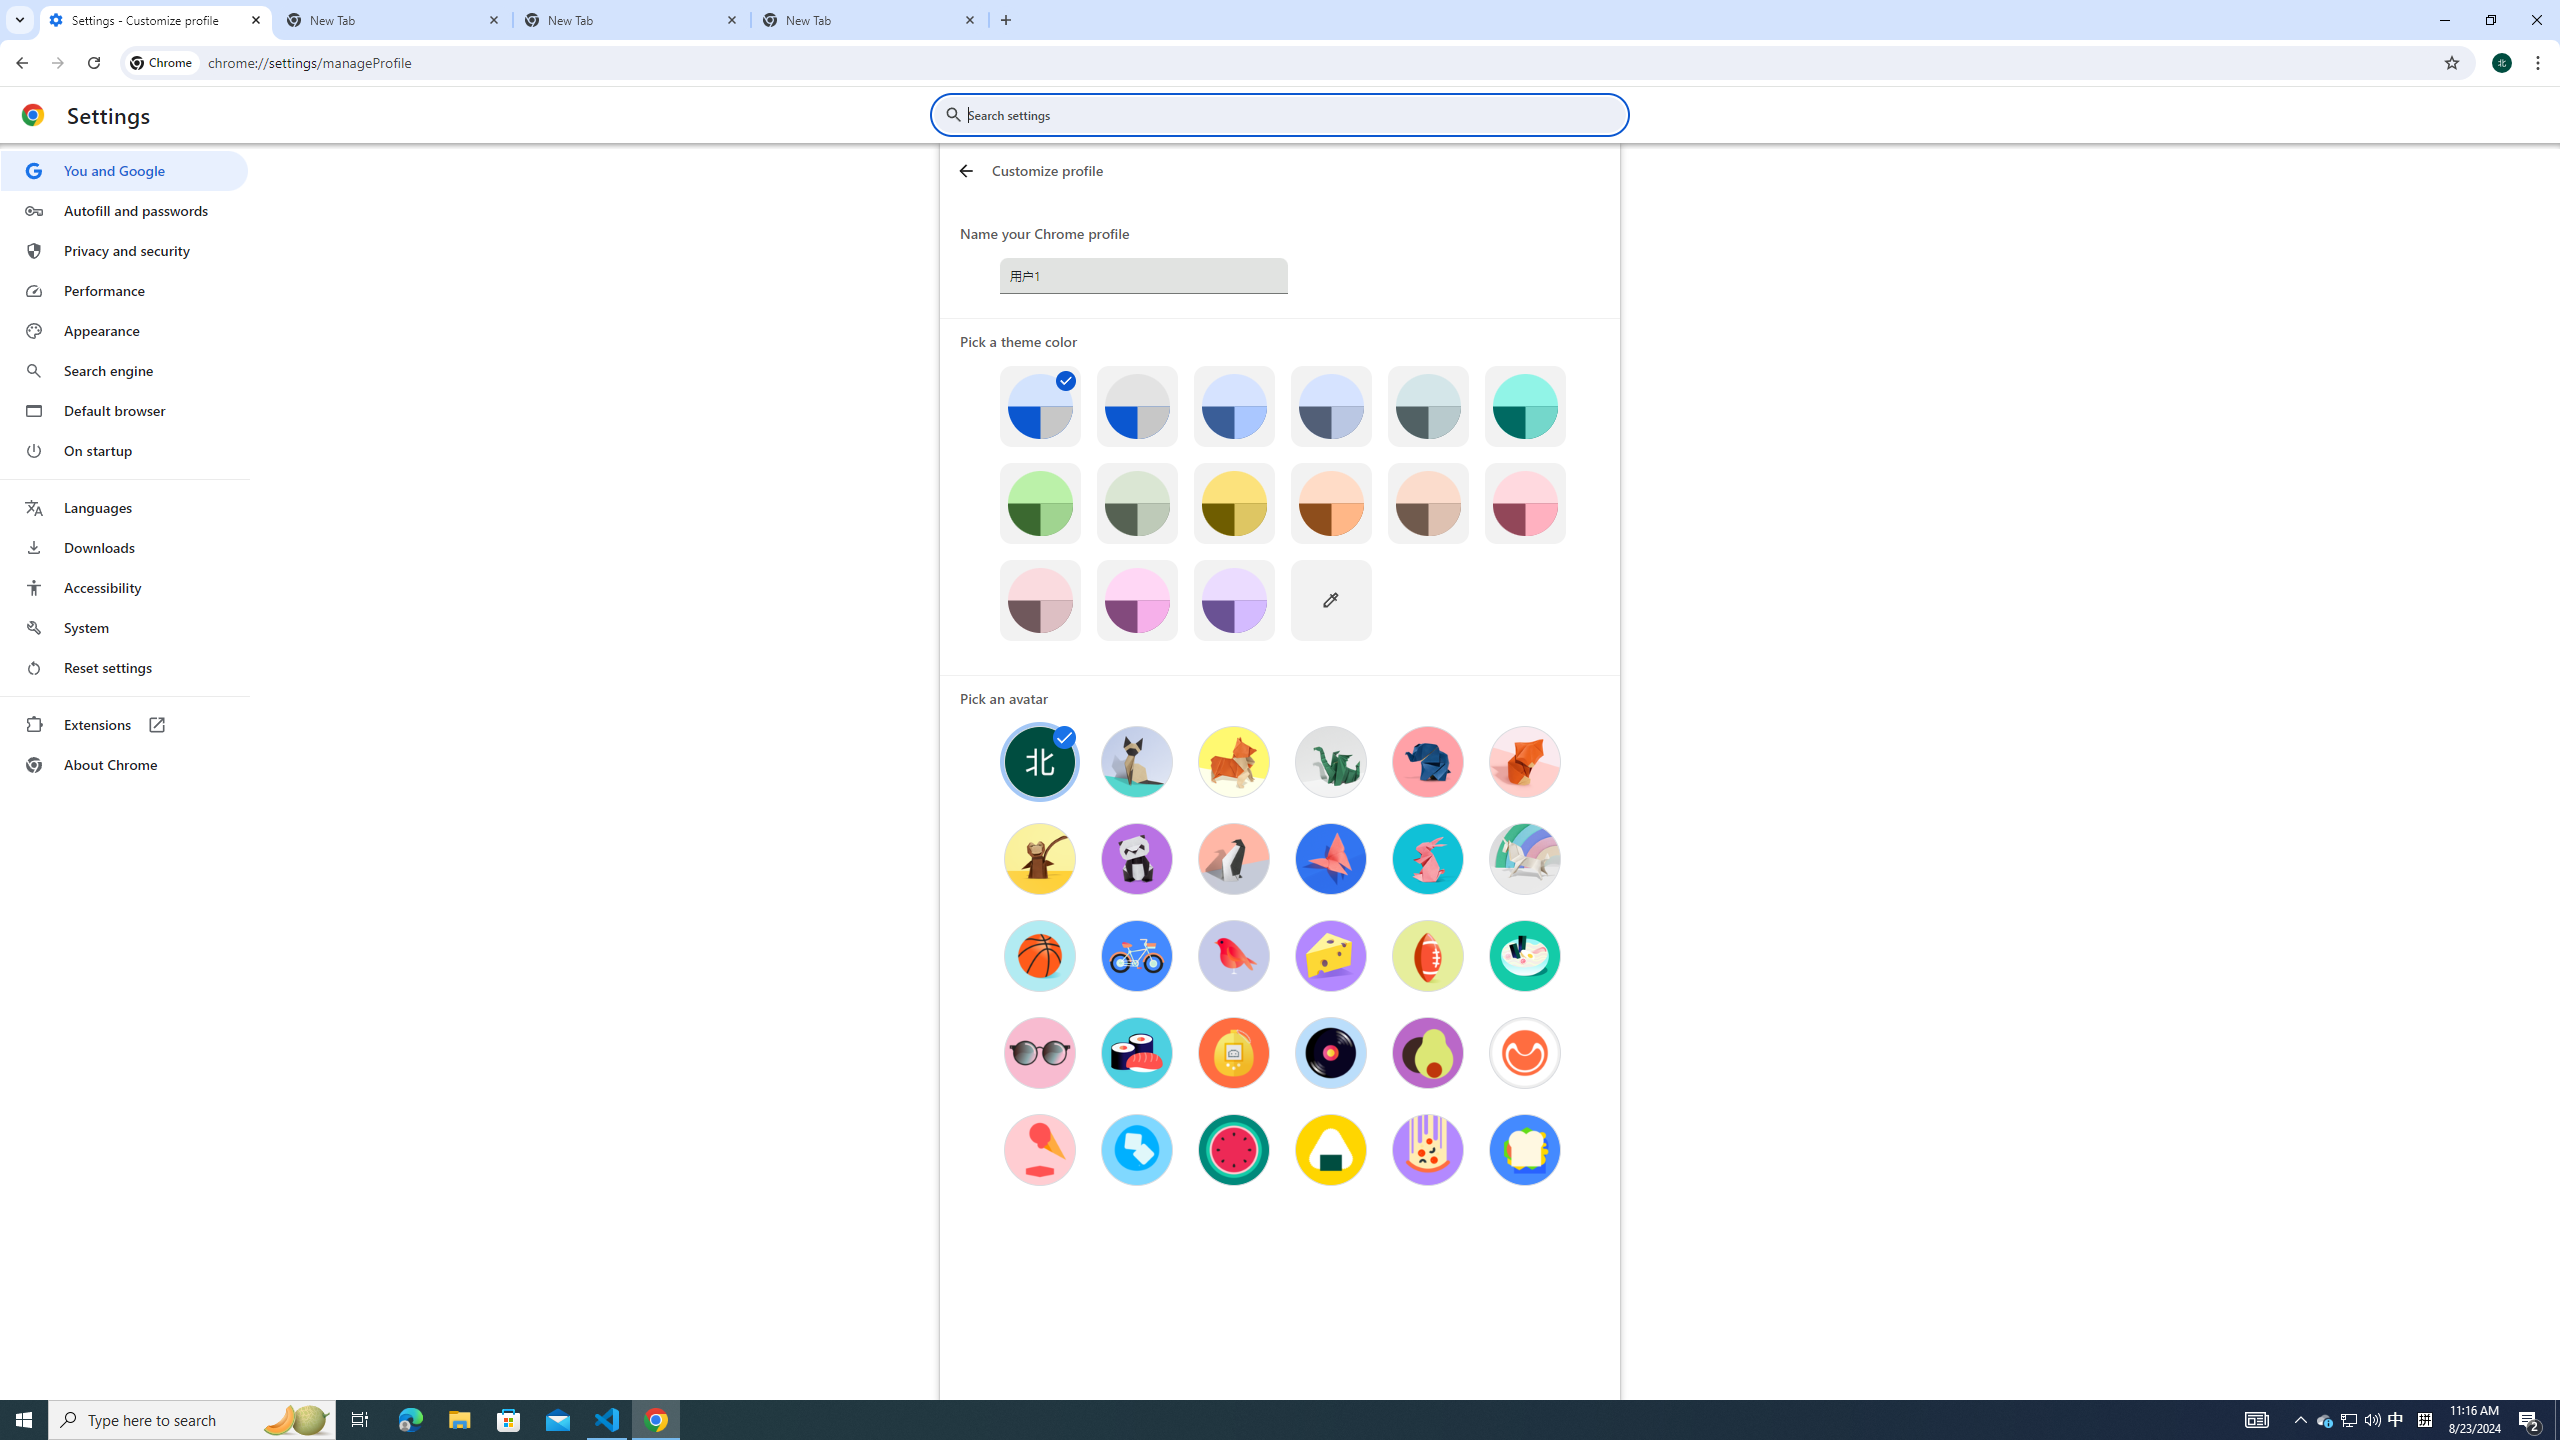 This screenshot has height=1440, width=2560. I want to click on 'Performance', so click(123, 290).